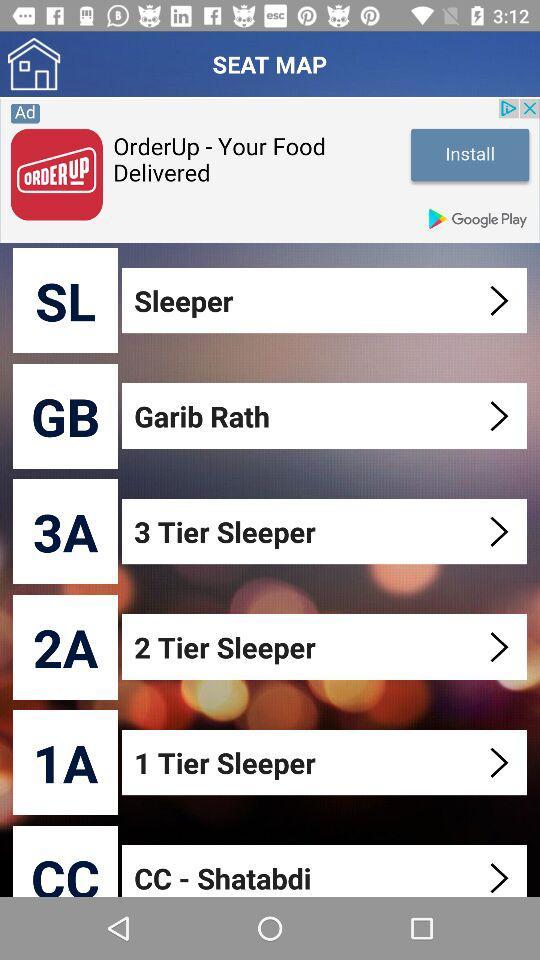  Describe the element at coordinates (65, 646) in the screenshot. I see `the item above the 1a` at that location.